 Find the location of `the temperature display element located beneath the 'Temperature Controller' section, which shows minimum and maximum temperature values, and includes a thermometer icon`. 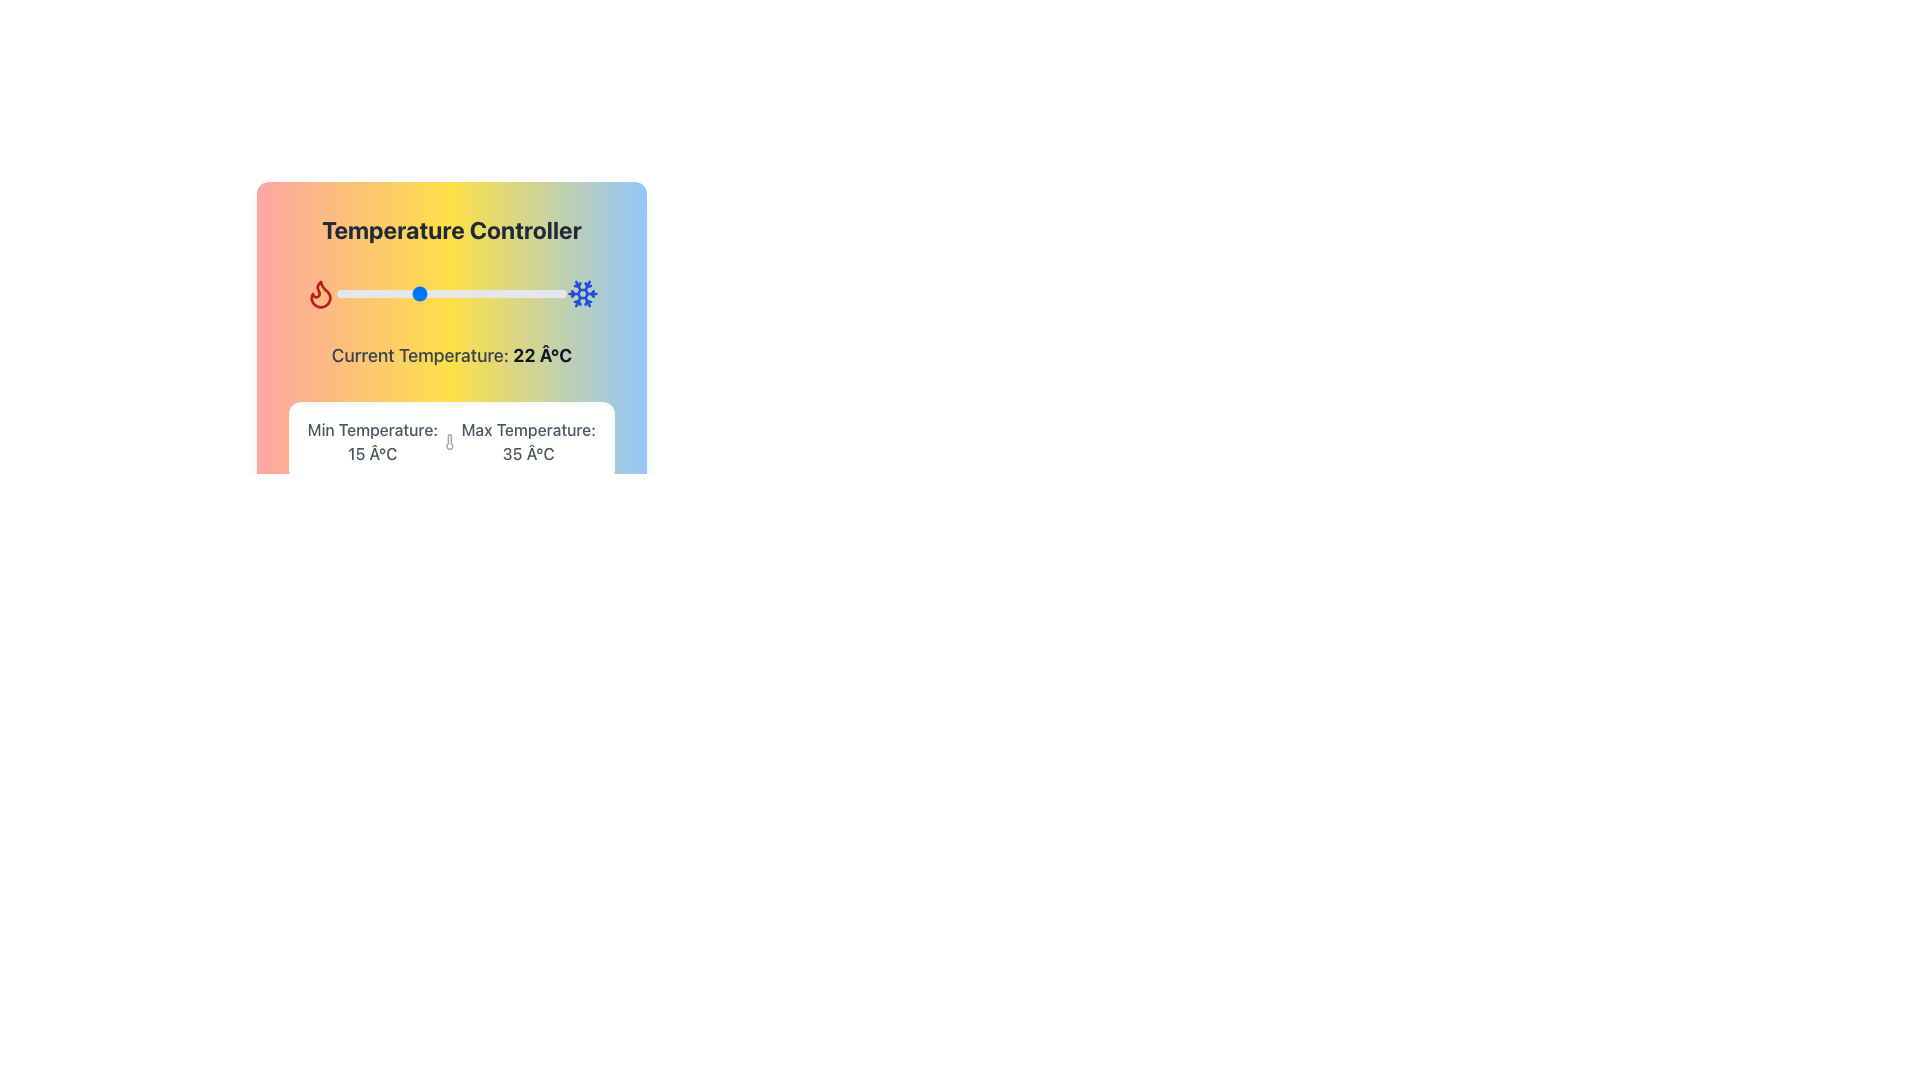

the temperature display element located beneath the 'Temperature Controller' section, which shows minimum and maximum temperature values, and includes a thermometer icon is located at coordinates (450, 441).